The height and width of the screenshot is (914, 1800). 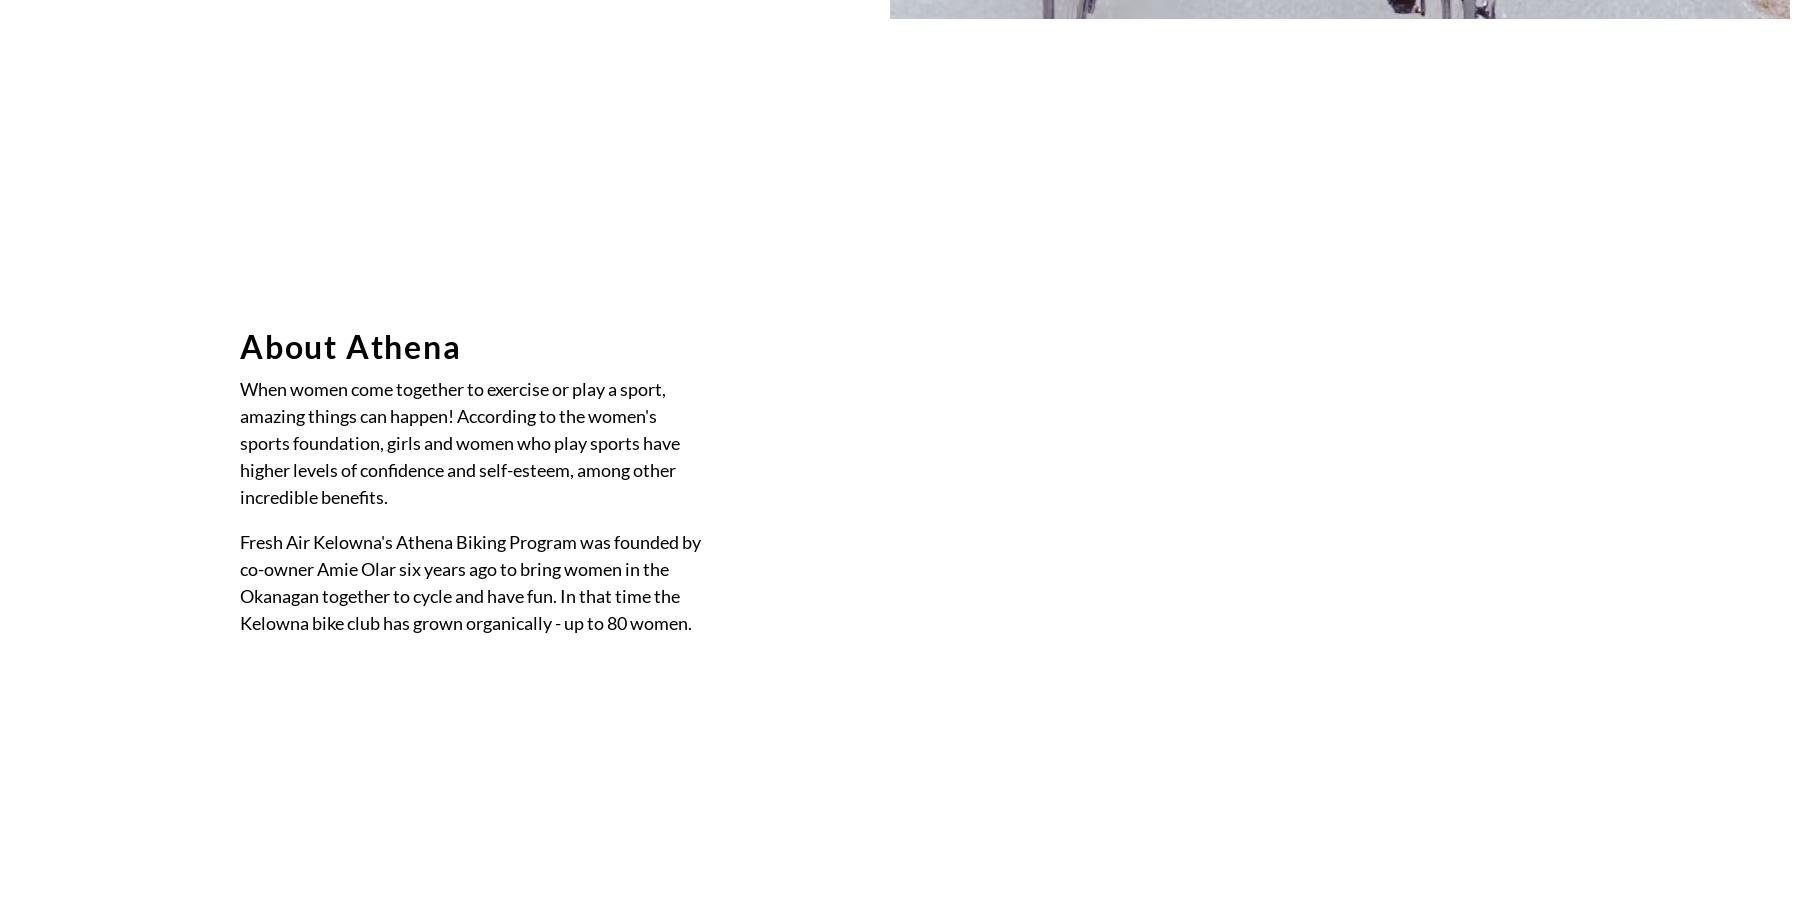 I want to click on 'Shop', so click(x=711, y=246).